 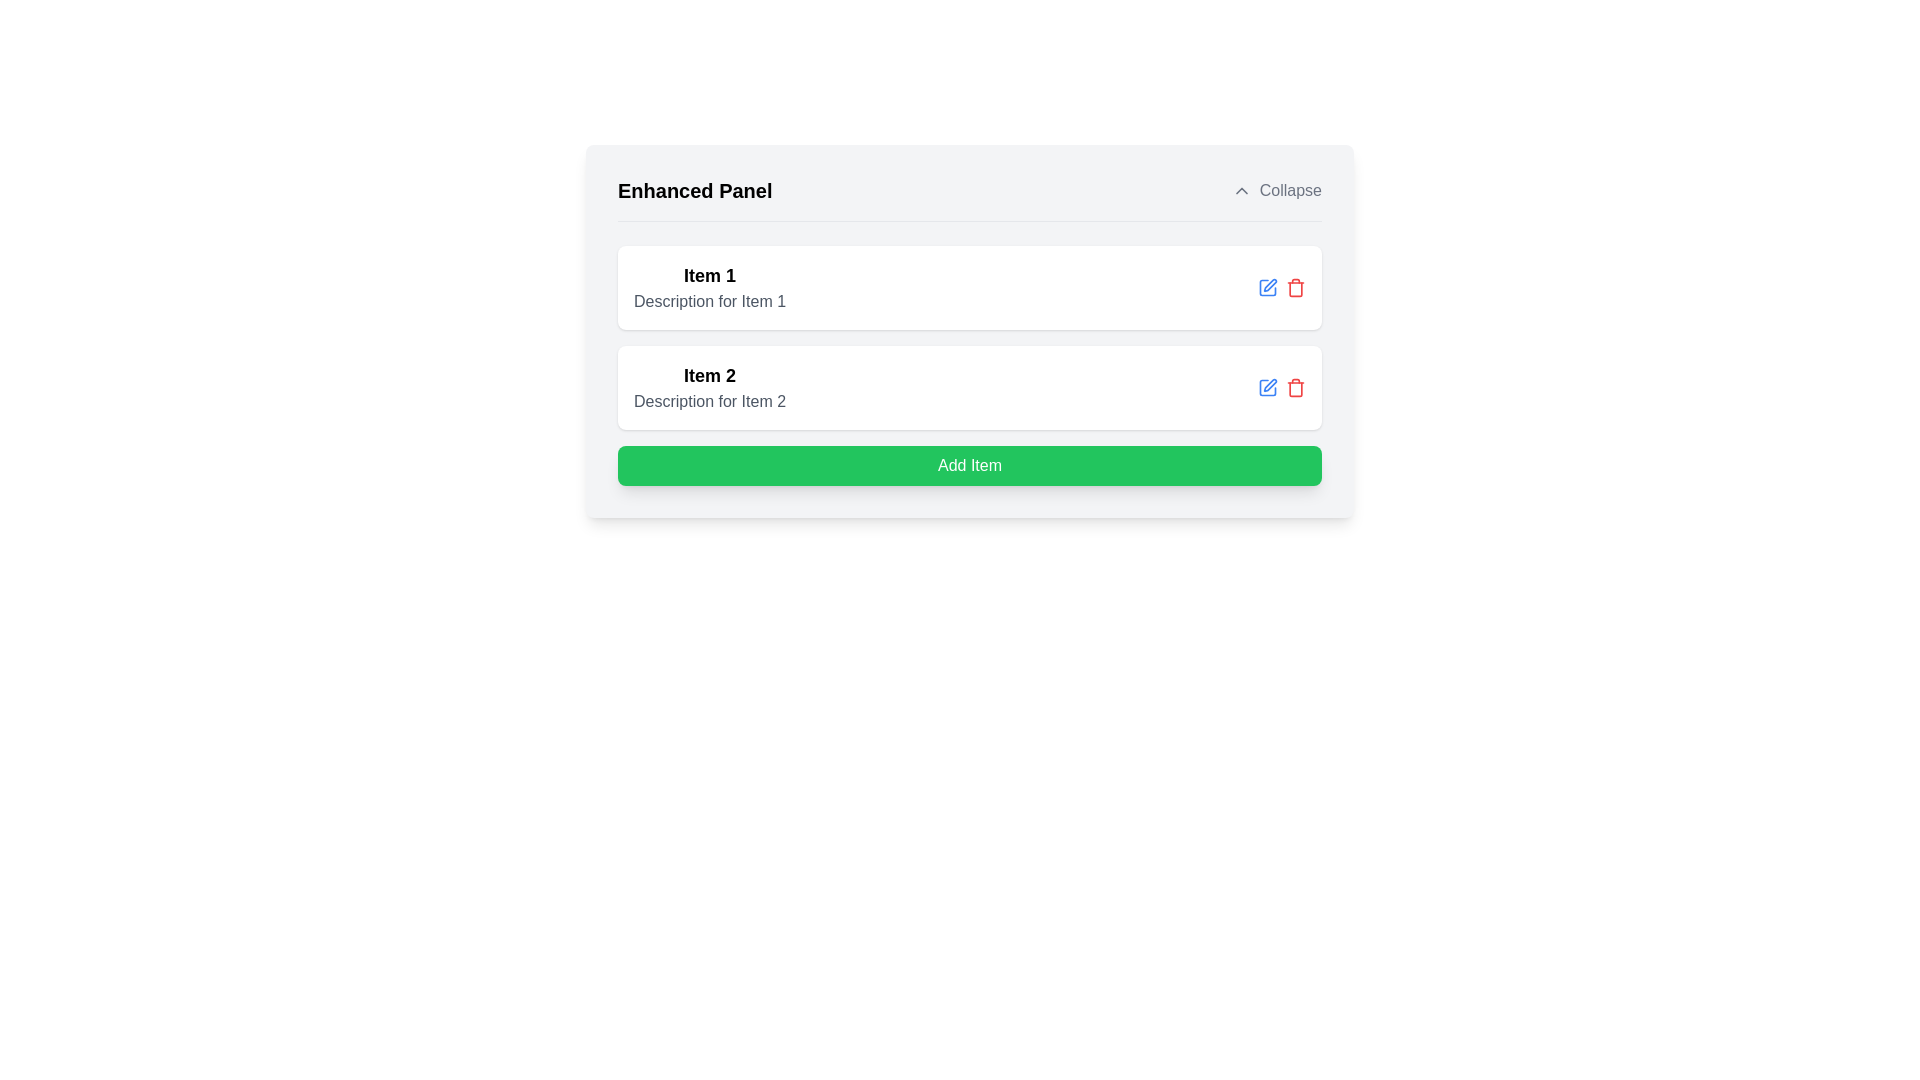 What do you see at coordinates (1269, 285) in the screenshot?
I see `the edit icon button` at bounding box center [1269, 285].